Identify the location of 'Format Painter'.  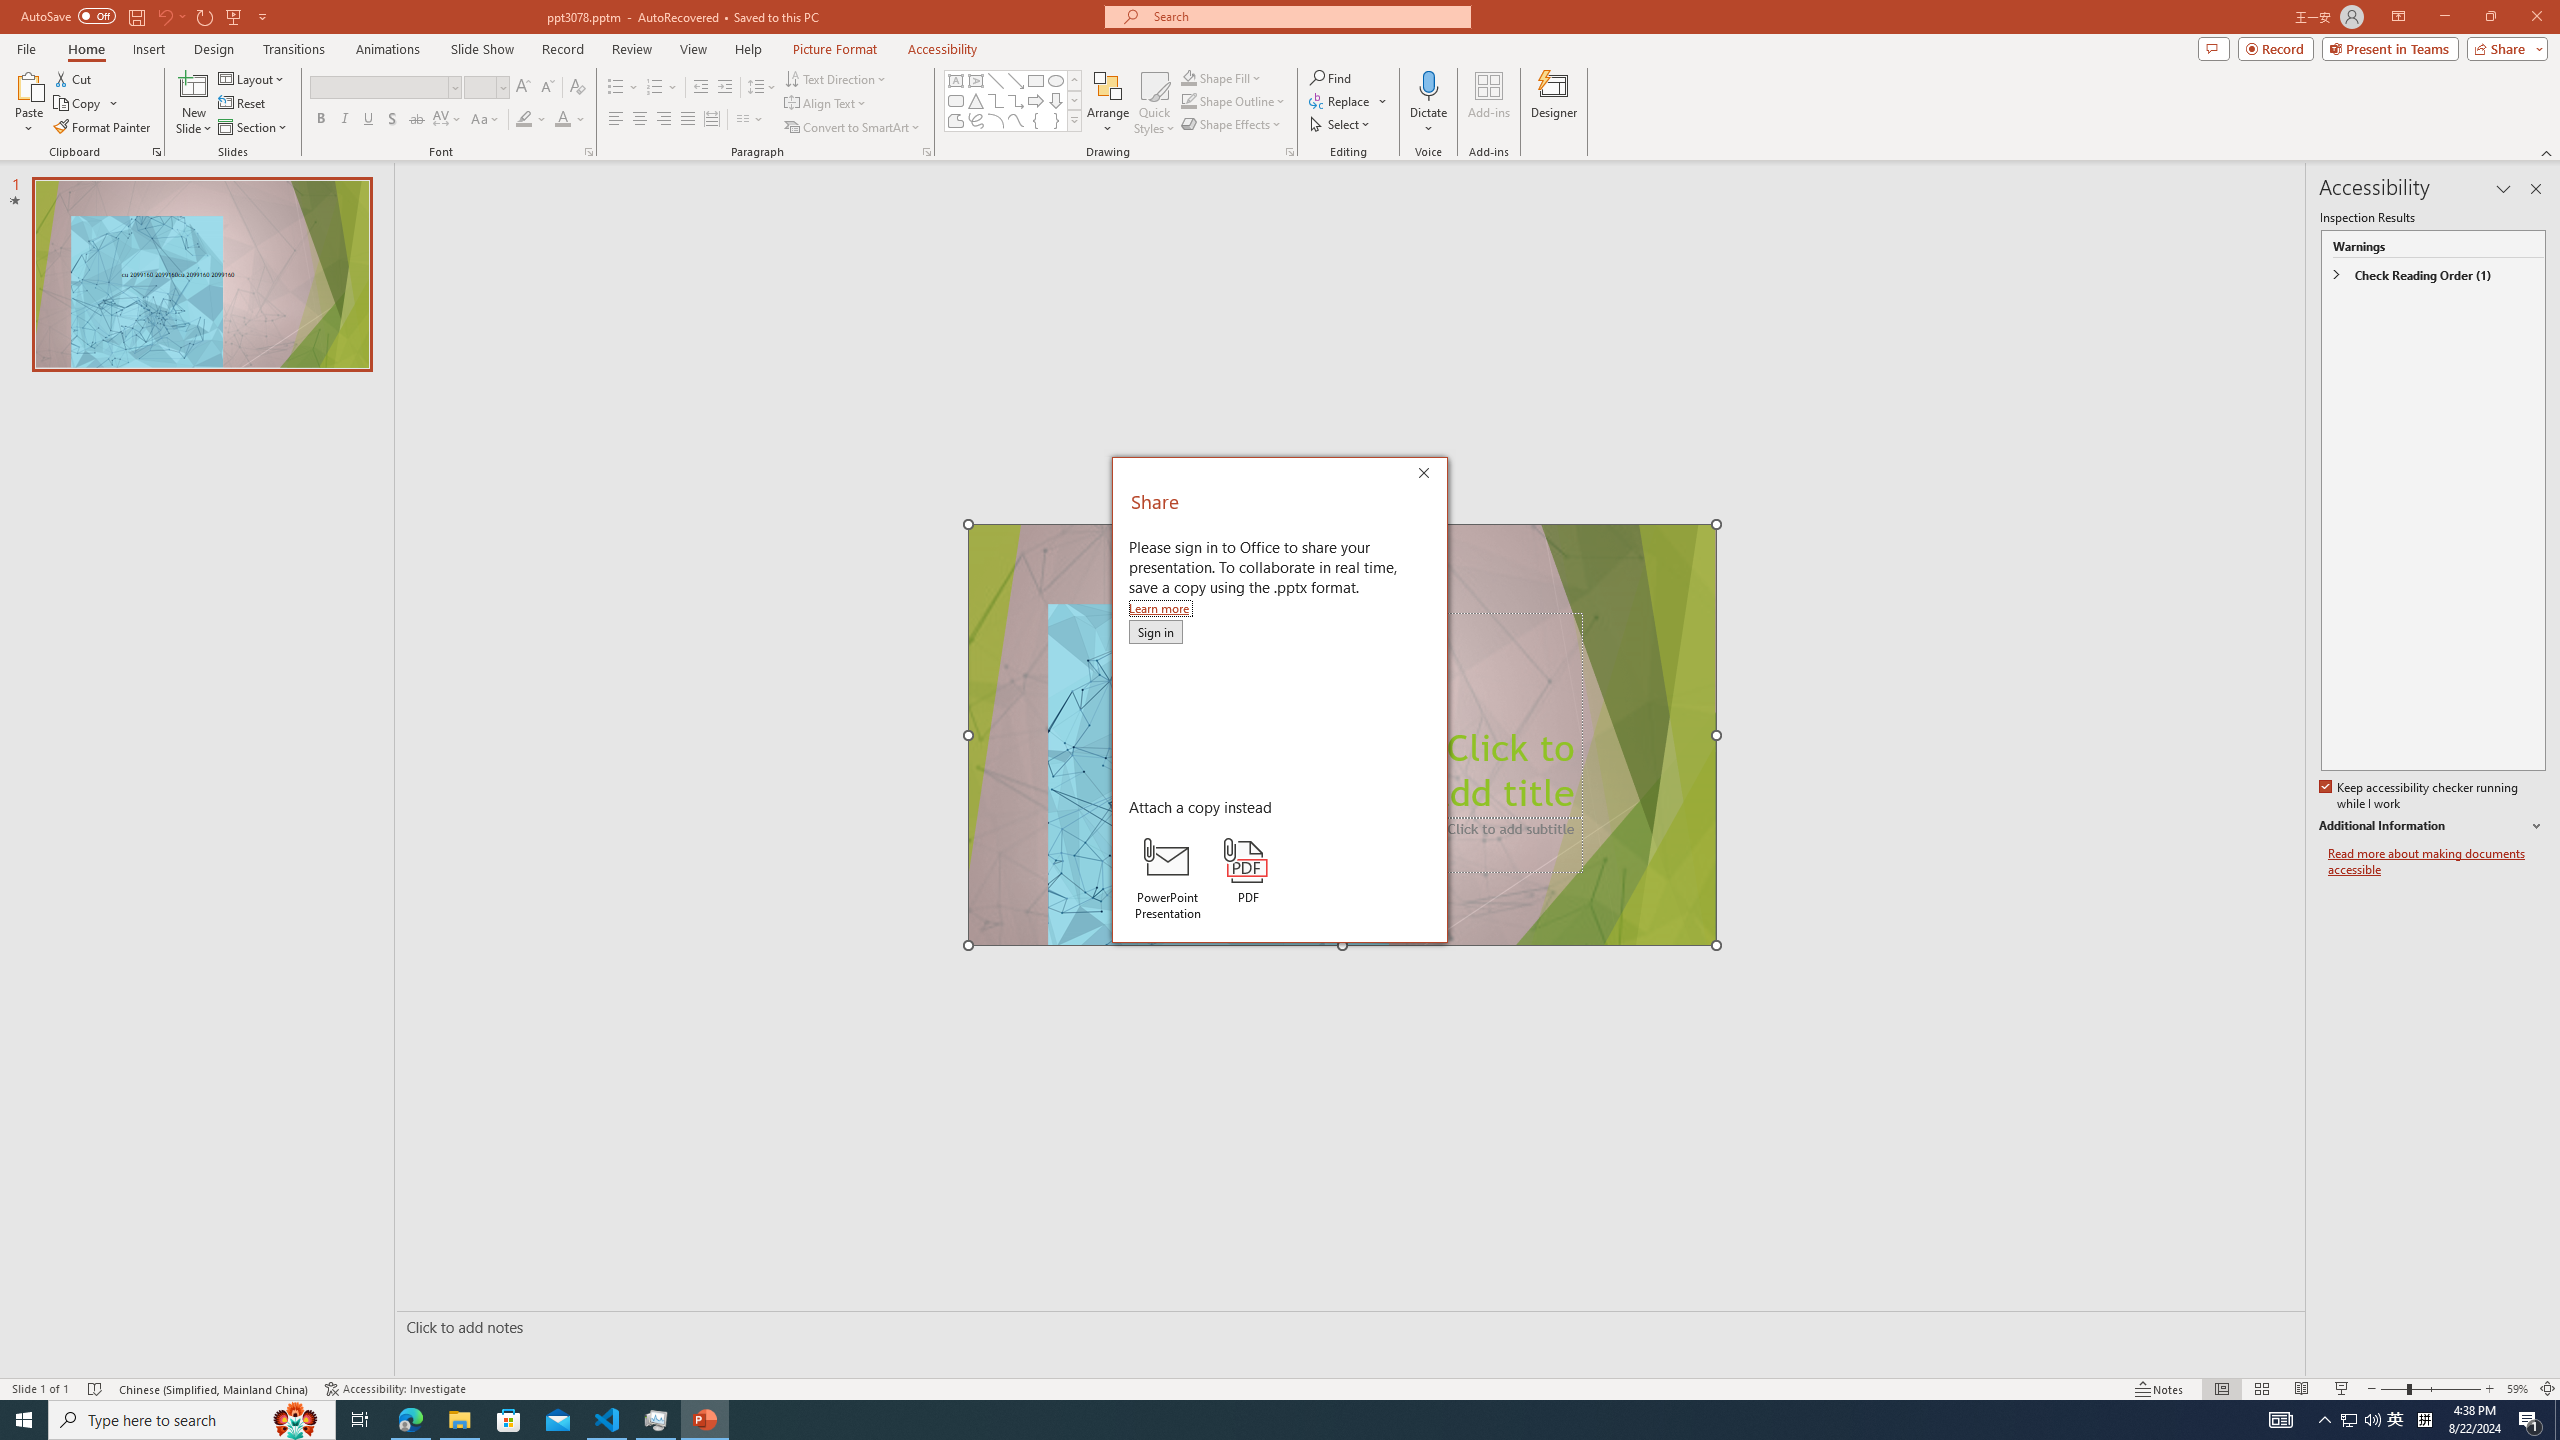
(102, 127).